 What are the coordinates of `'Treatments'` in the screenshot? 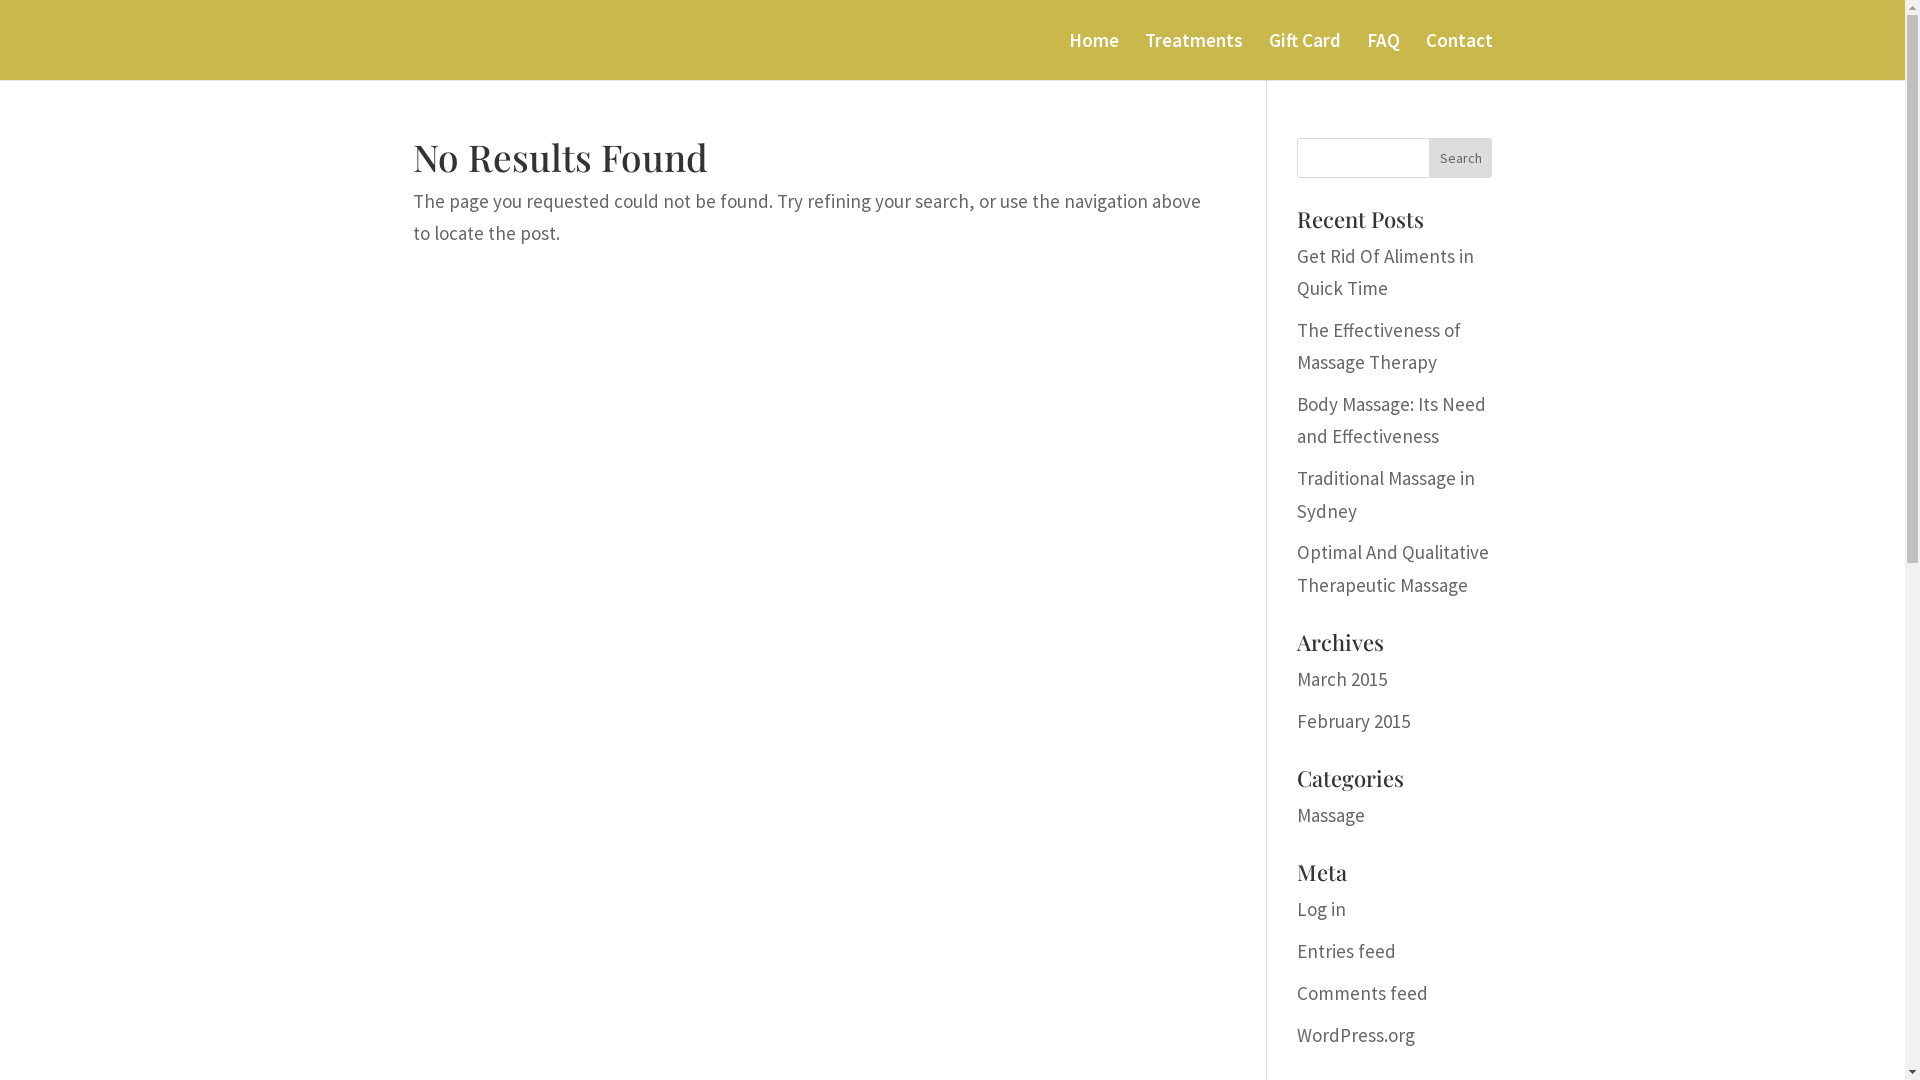 It's located at (1193, 55).